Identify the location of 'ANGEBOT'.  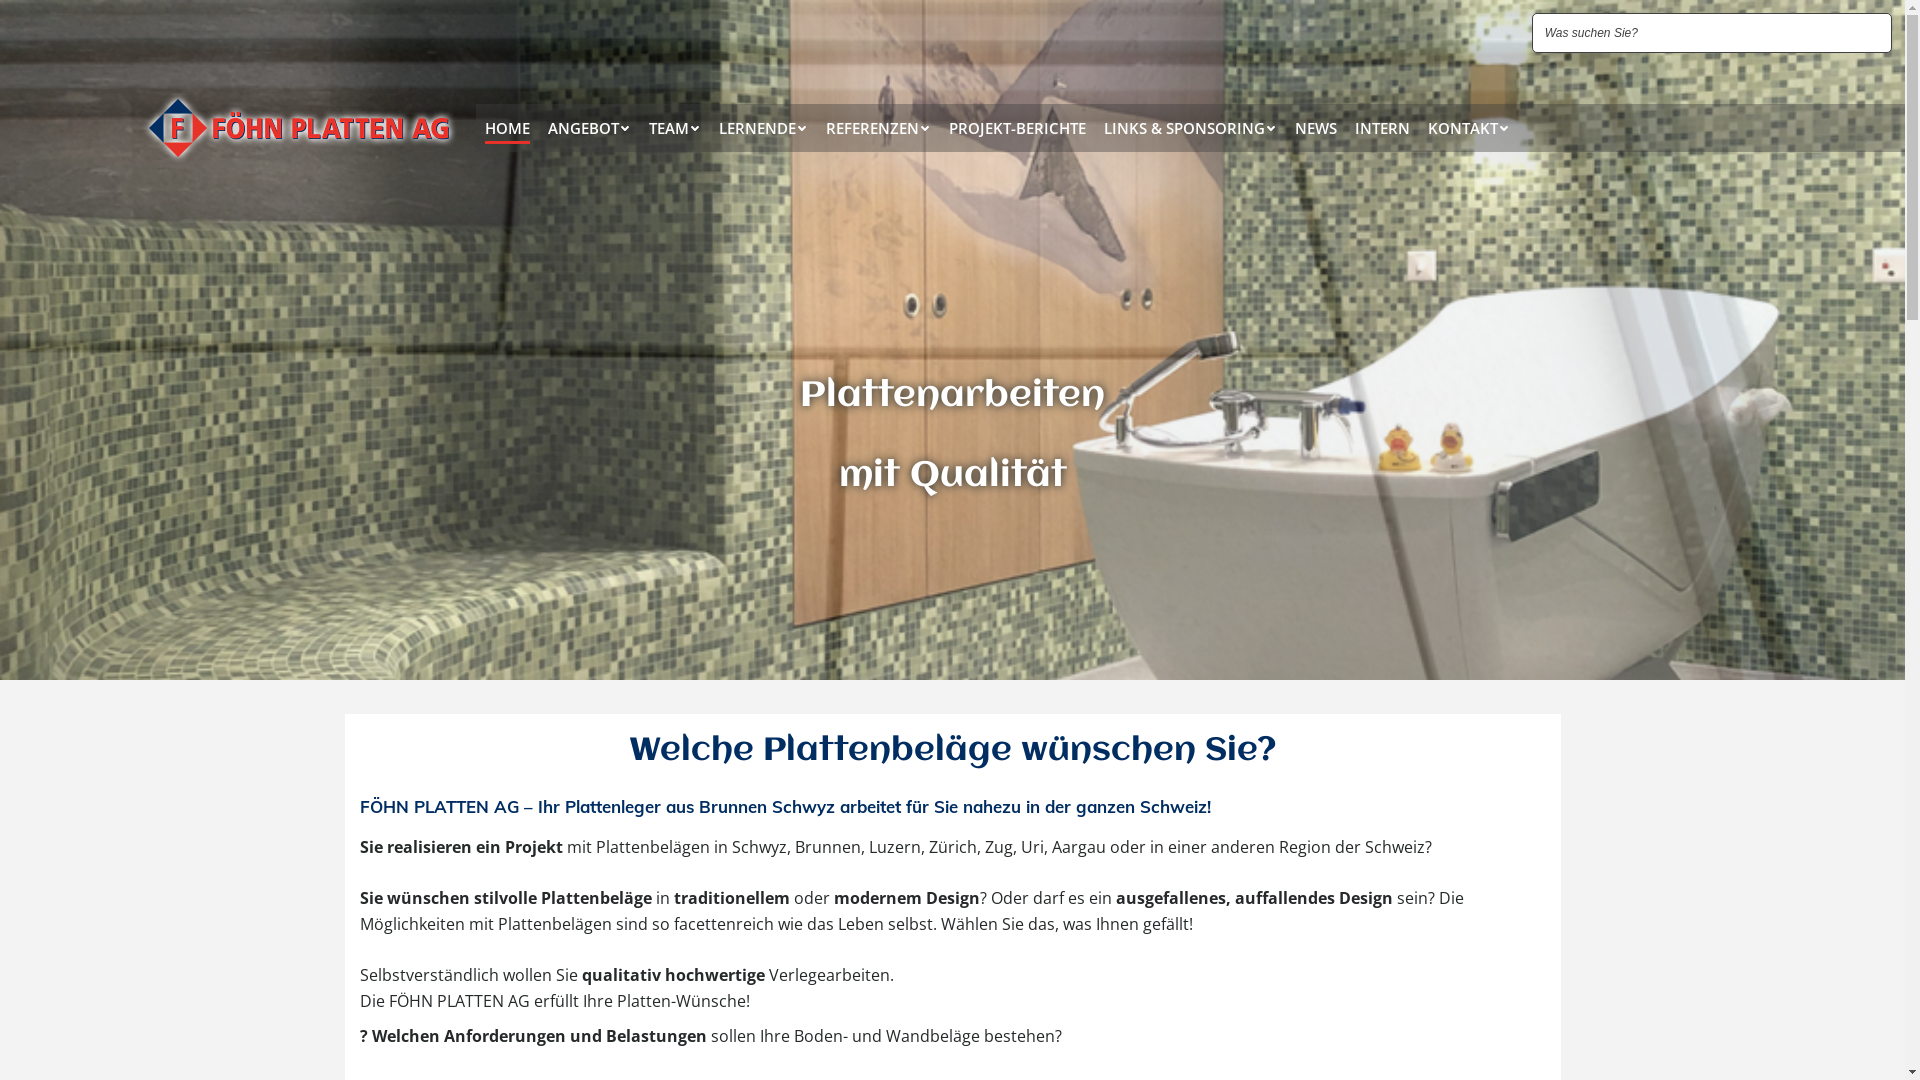
(588, 128).